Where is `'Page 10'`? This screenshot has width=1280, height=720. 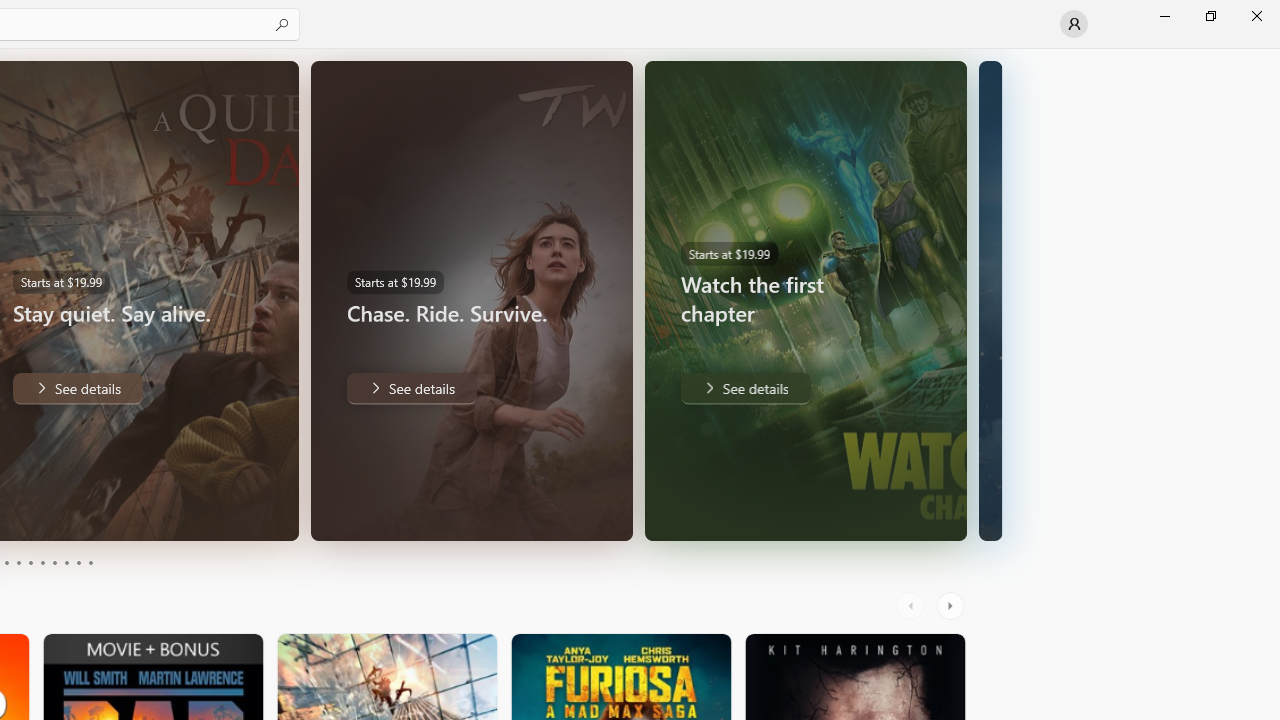 'Page 10' is located at coordinates (89, 563).